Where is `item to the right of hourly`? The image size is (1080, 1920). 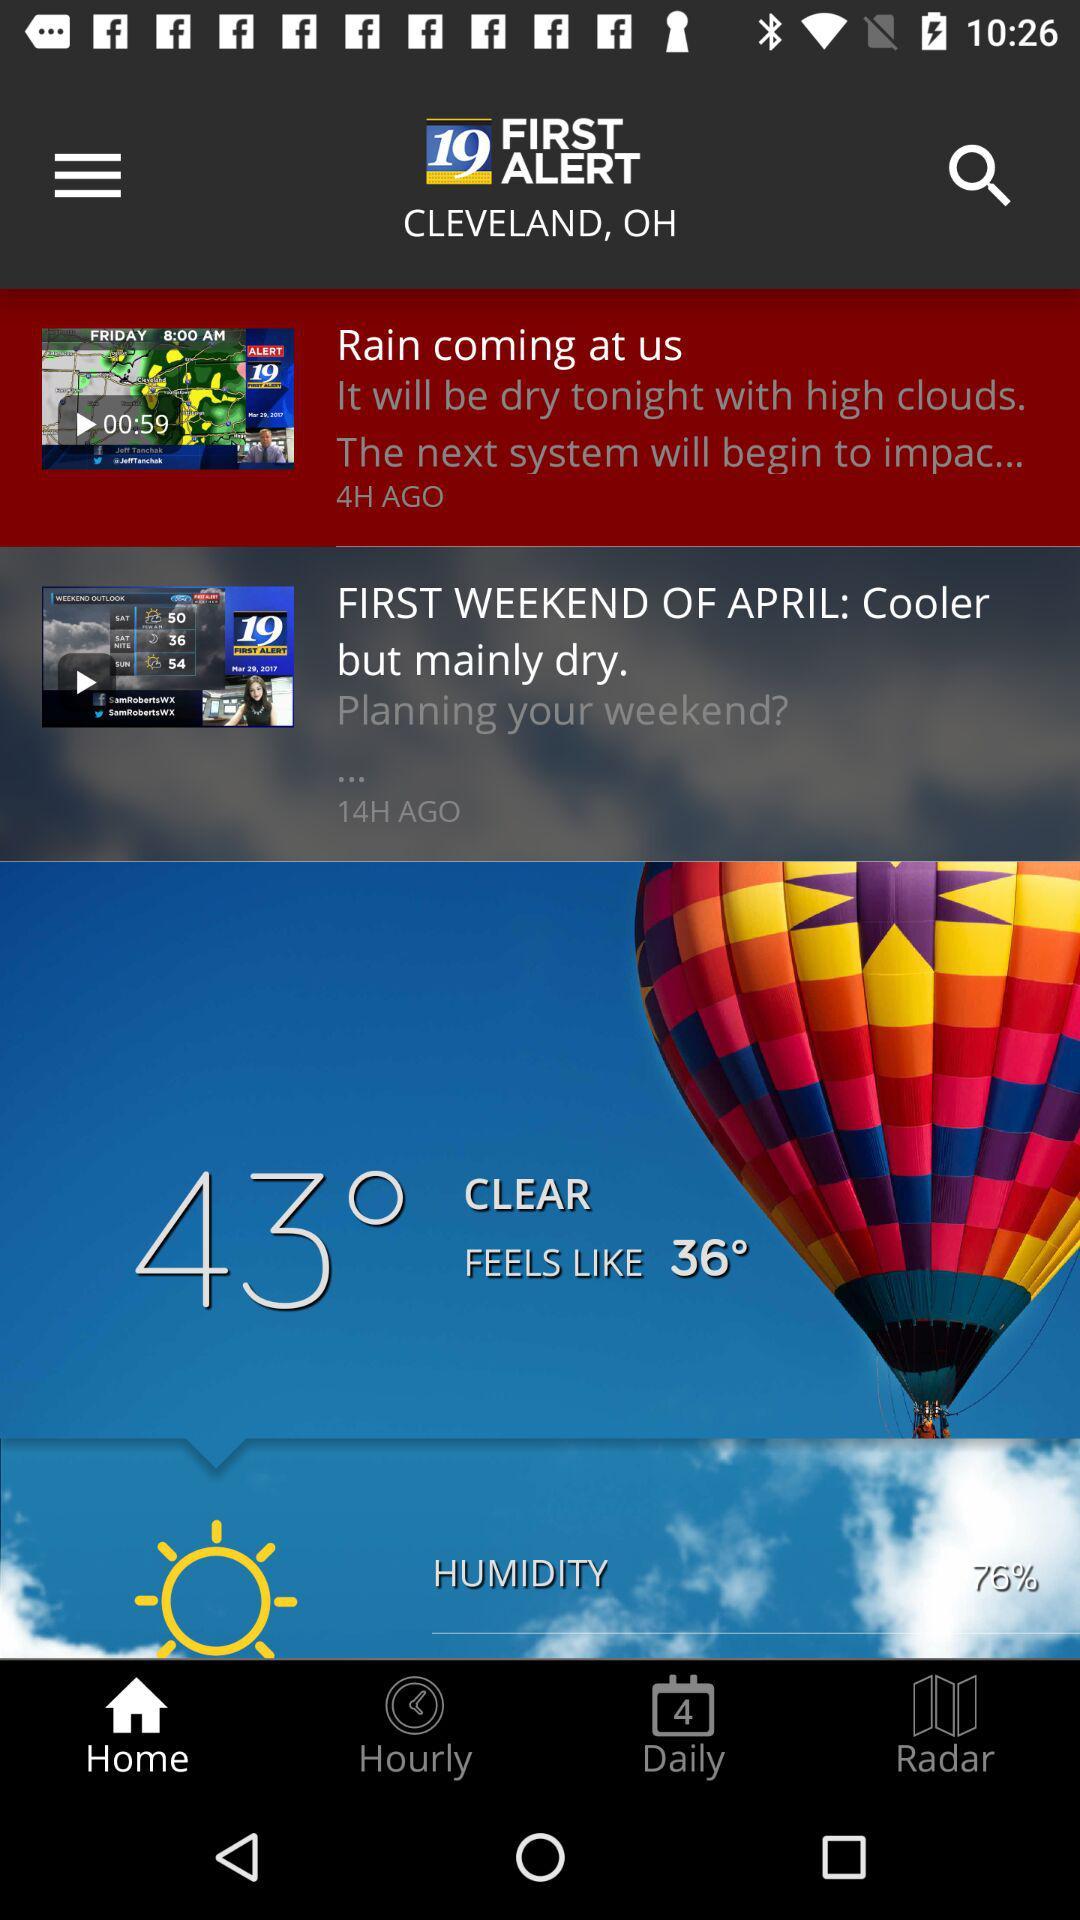 item to the right of hourly is located at coordinates (682, 1726).